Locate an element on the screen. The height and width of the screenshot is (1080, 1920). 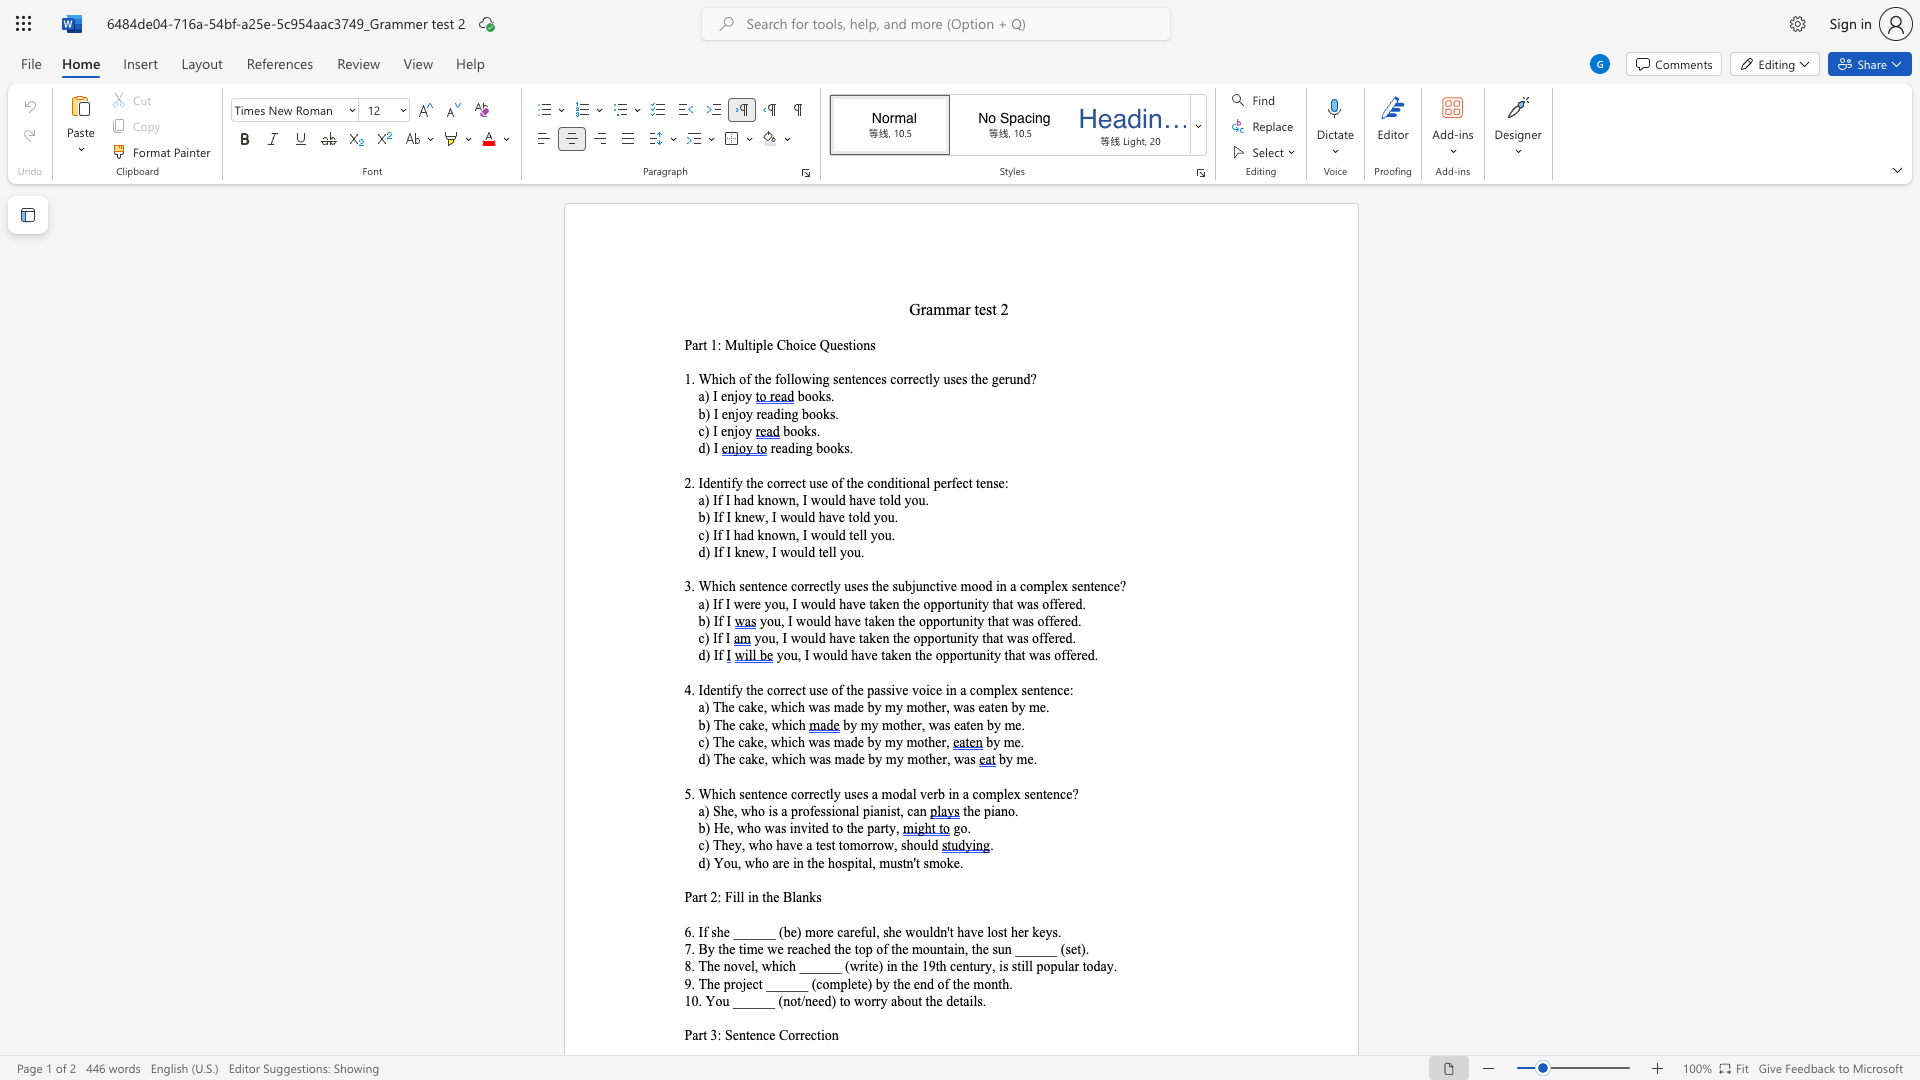
the space between the continuous character "r" and "t" in the text is located at coordinates (702, 344).